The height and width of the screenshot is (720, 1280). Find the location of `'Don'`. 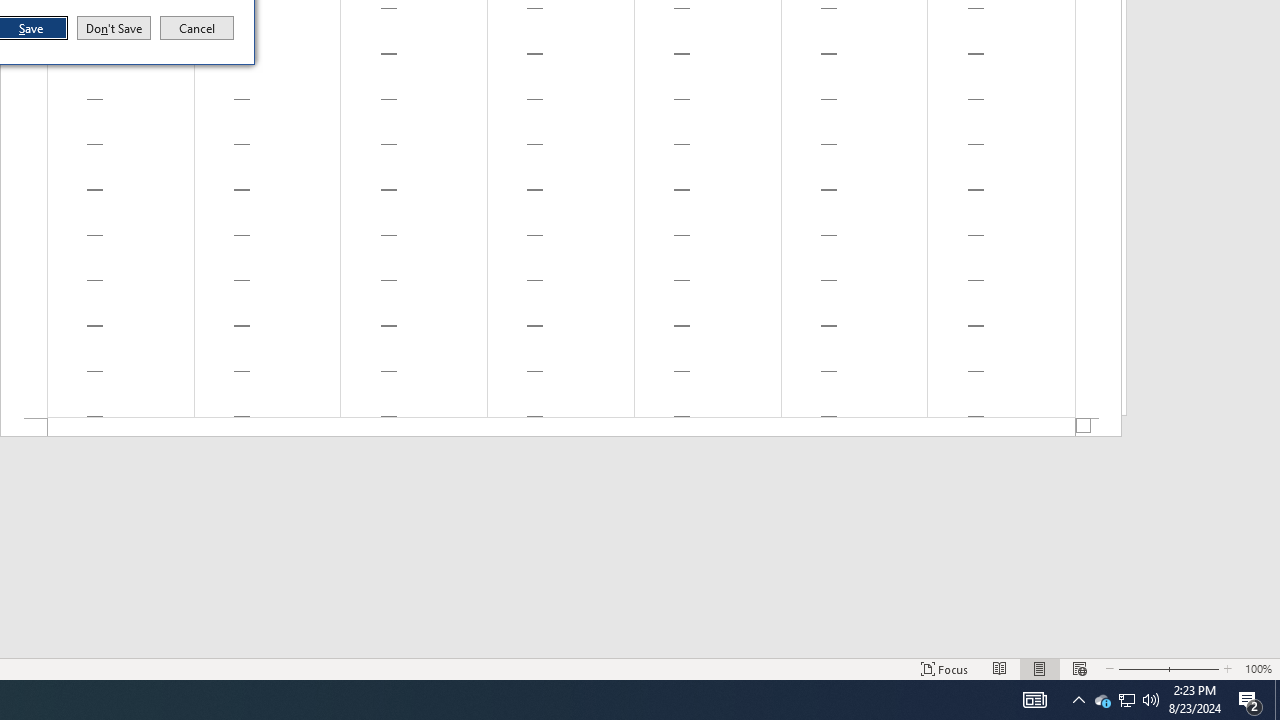

'Don' is located at coordinates (112, 28).